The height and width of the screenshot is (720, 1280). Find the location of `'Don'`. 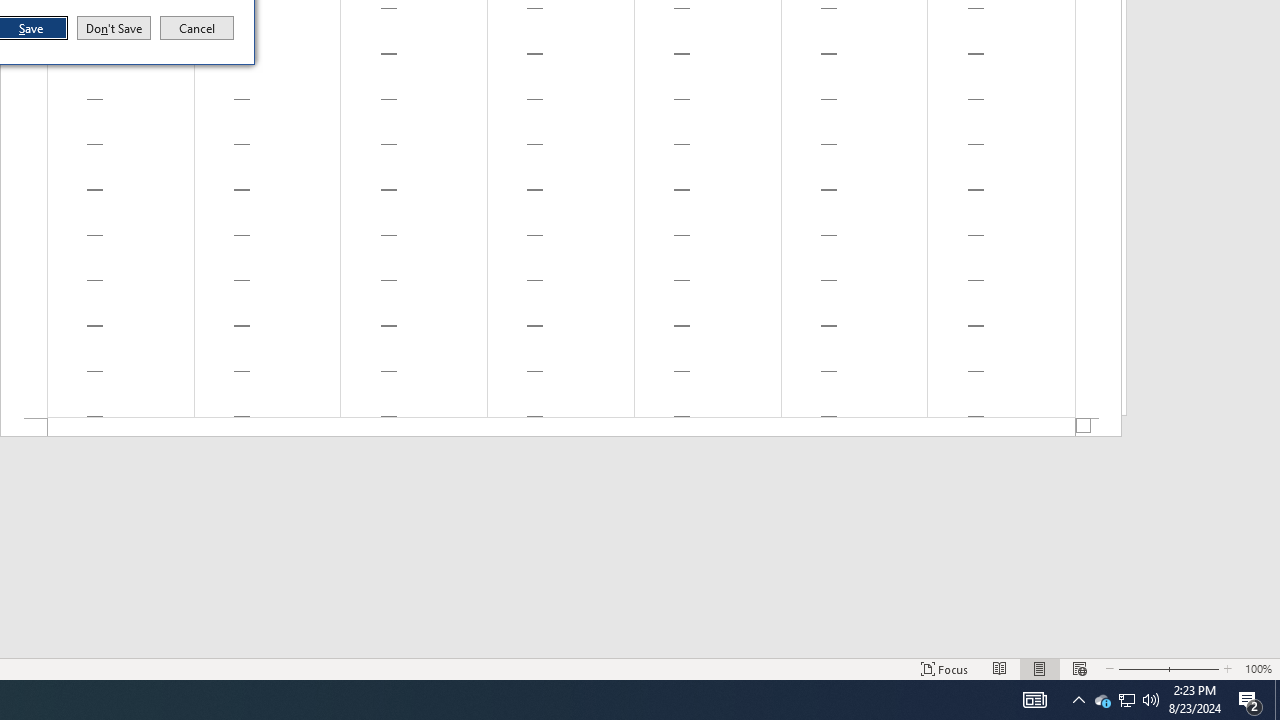

'Don' is located at coordinates (112, 28).